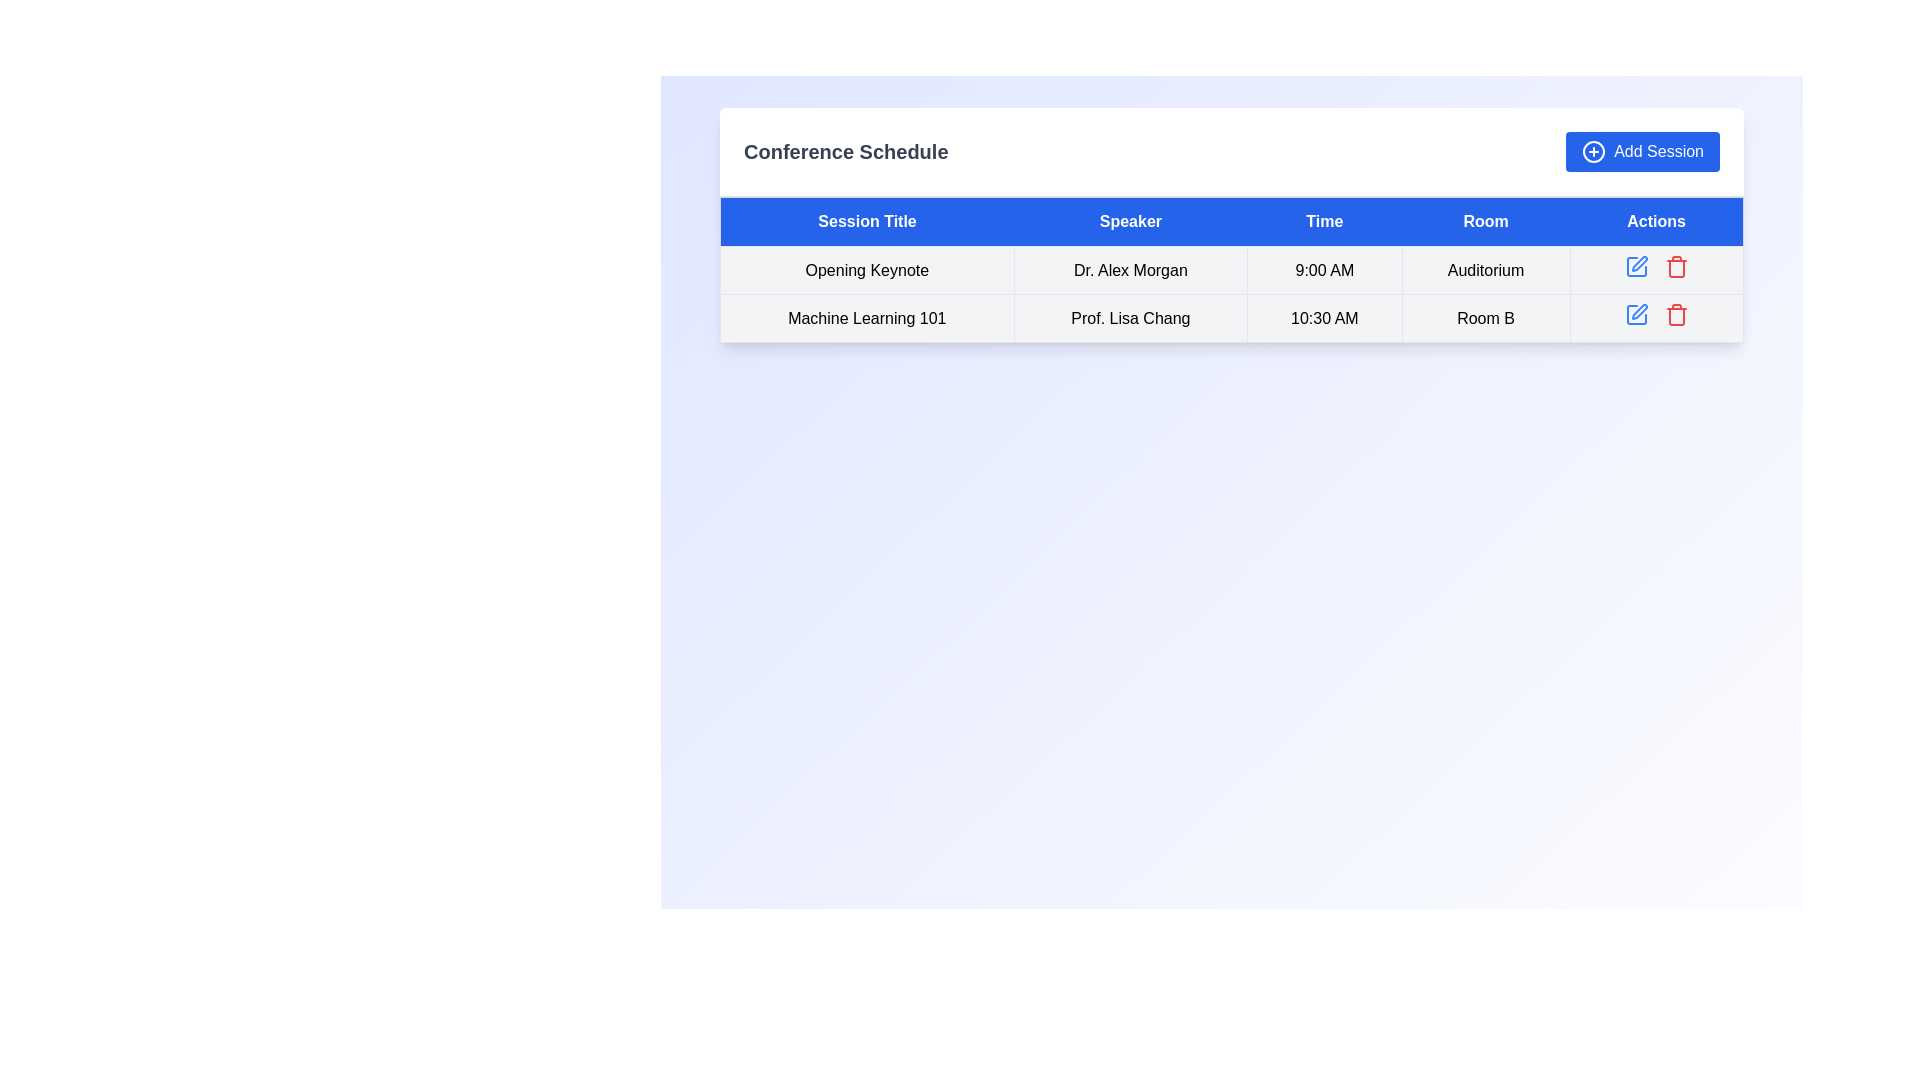 This screenshot has width=1920, height=1080. I want to click on the circle representing the 'plus' symbol within the 'Add Session' button located at the top-right corner of the interface, so click(1593, 150).